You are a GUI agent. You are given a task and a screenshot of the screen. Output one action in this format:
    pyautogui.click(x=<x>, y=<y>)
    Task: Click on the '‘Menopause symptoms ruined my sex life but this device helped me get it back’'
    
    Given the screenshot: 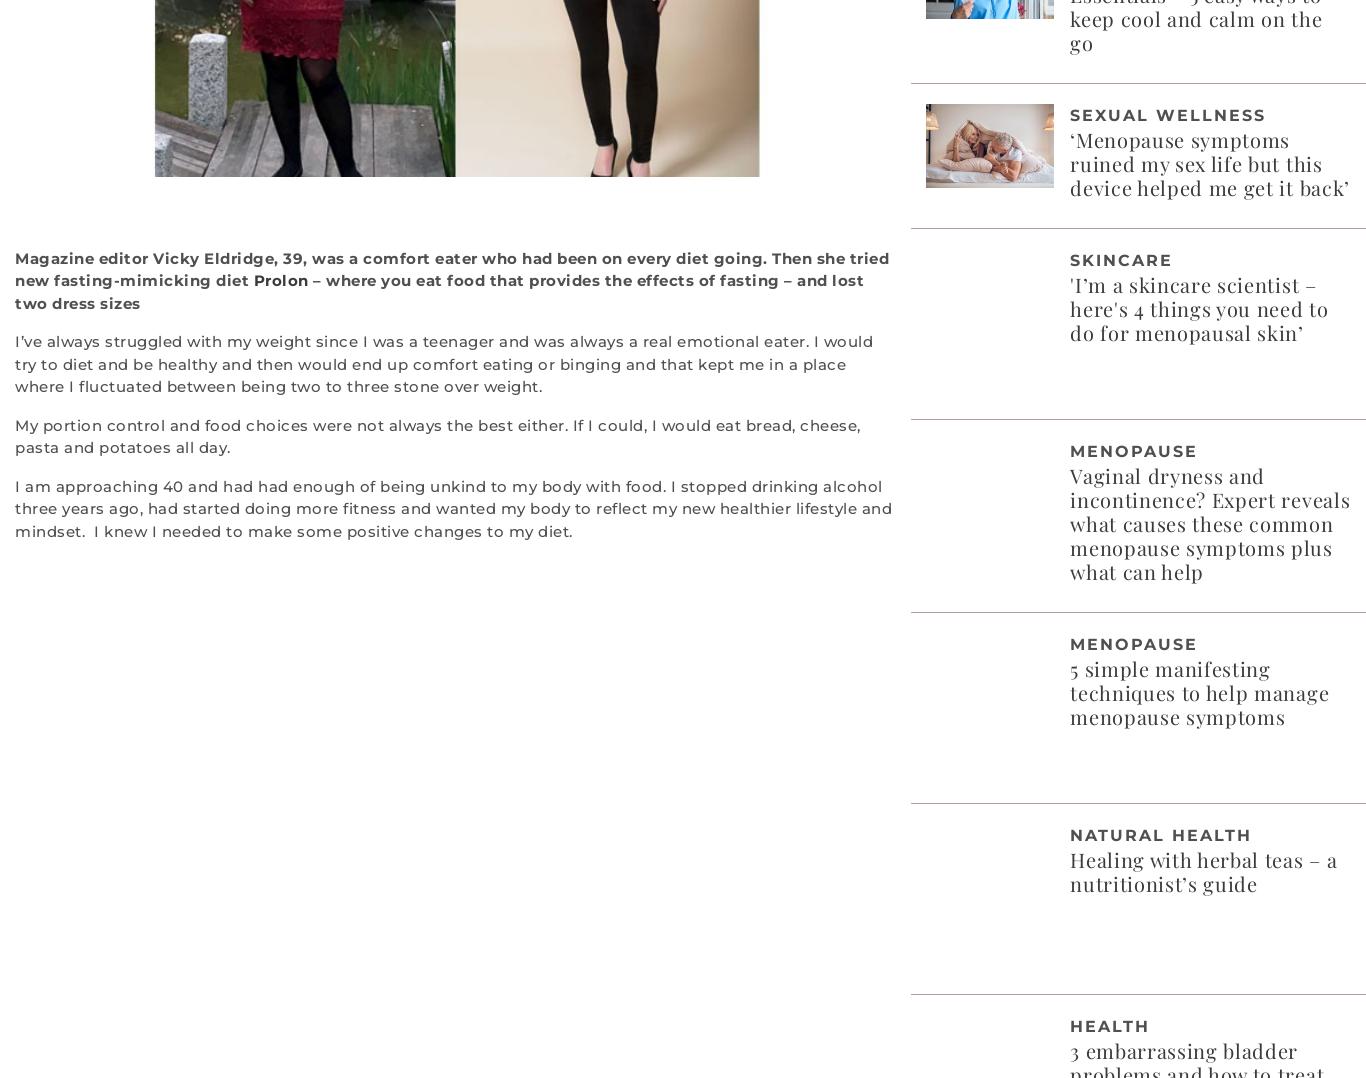 What is the action you would take?
    pyautogui.click(x=1068, y=161)
    